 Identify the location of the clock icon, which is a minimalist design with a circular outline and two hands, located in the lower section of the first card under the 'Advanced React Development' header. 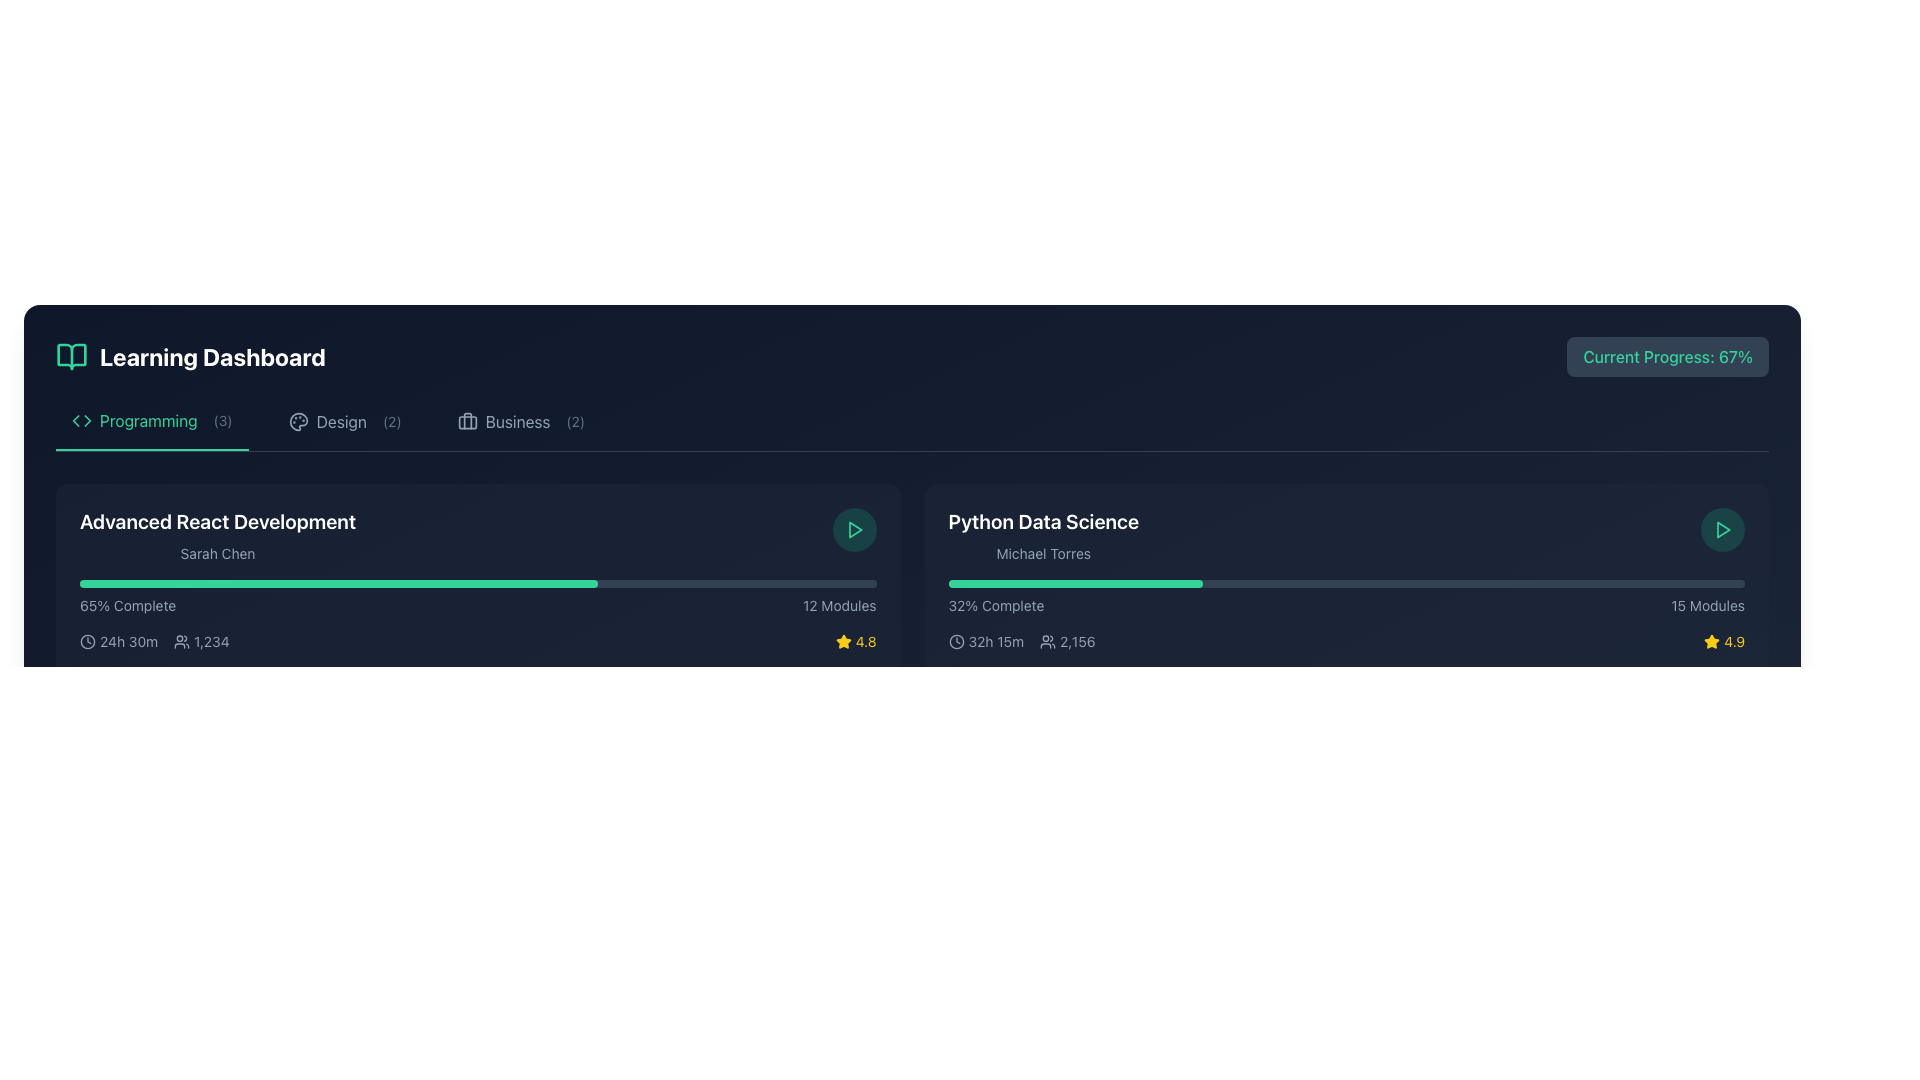
(86, 856).